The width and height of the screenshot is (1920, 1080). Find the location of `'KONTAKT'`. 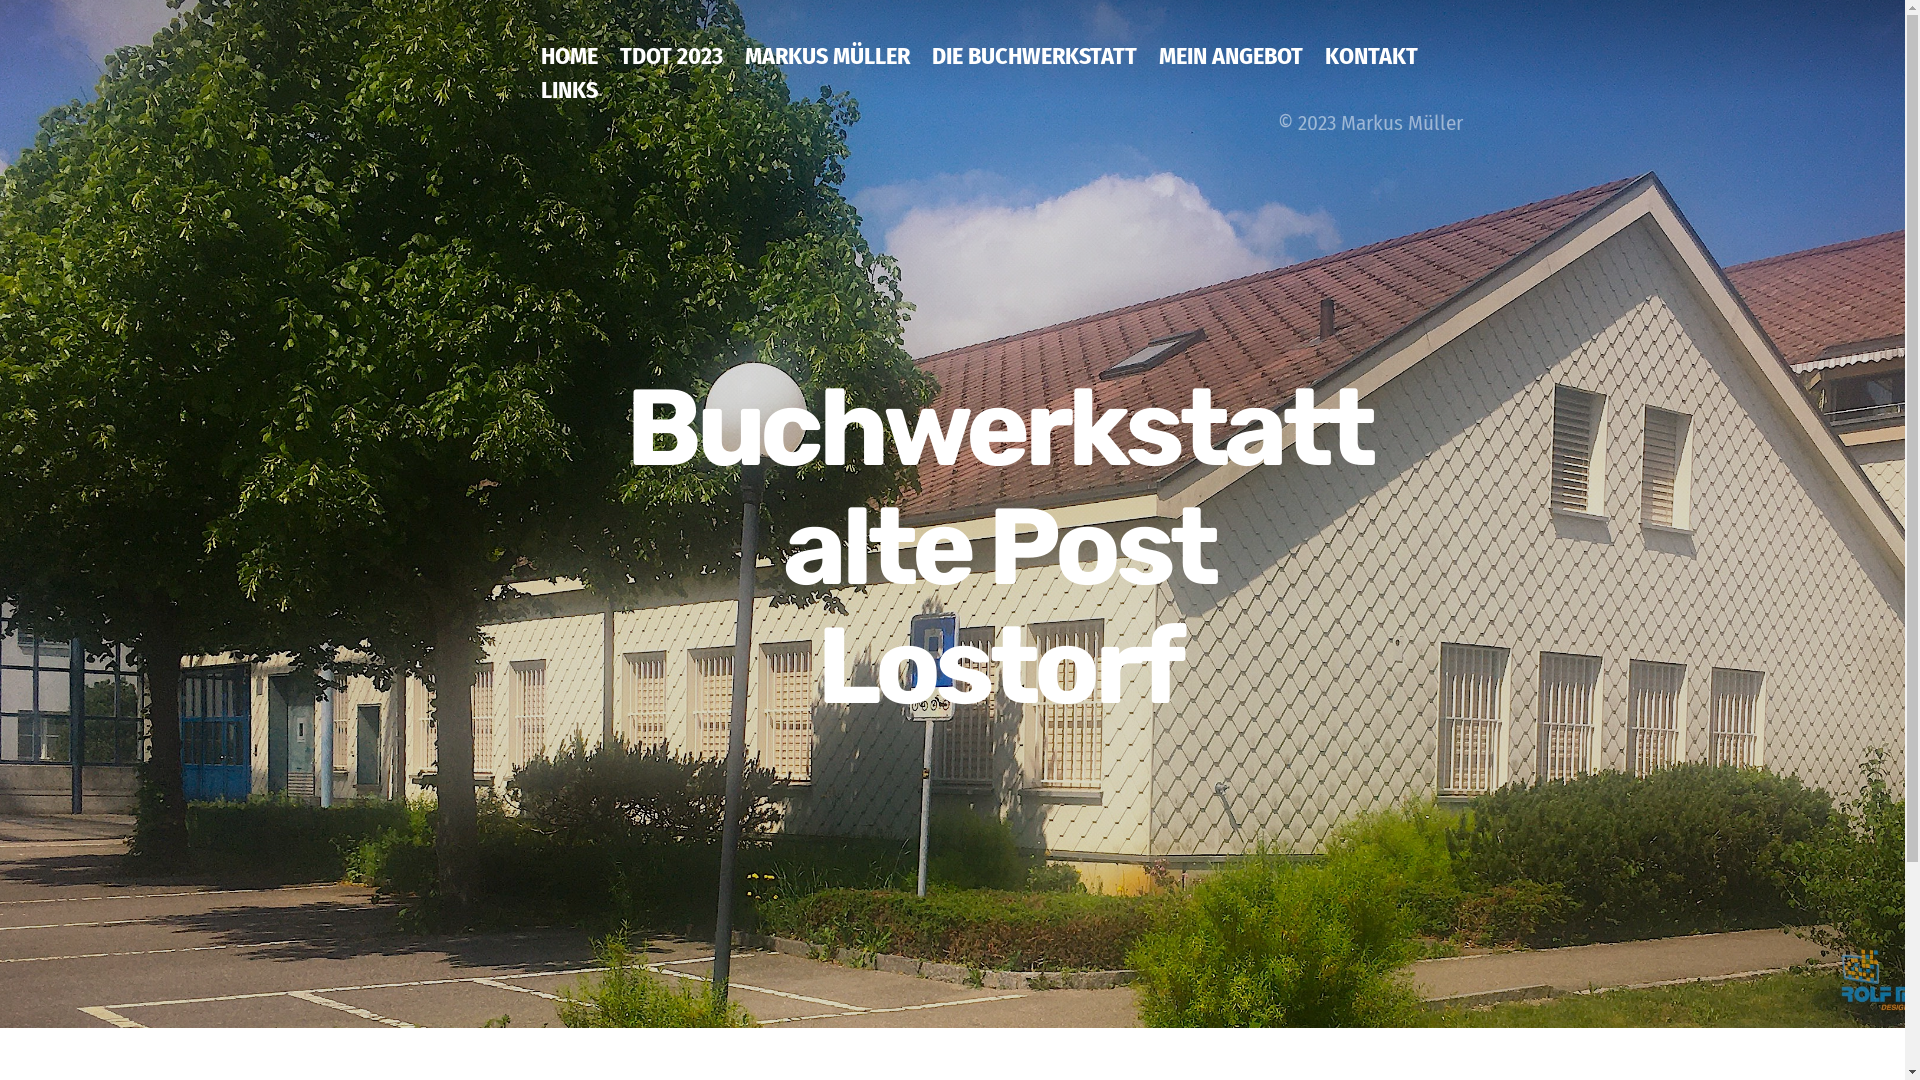

'KONTAKT' is located at coordinates (1370, 69).